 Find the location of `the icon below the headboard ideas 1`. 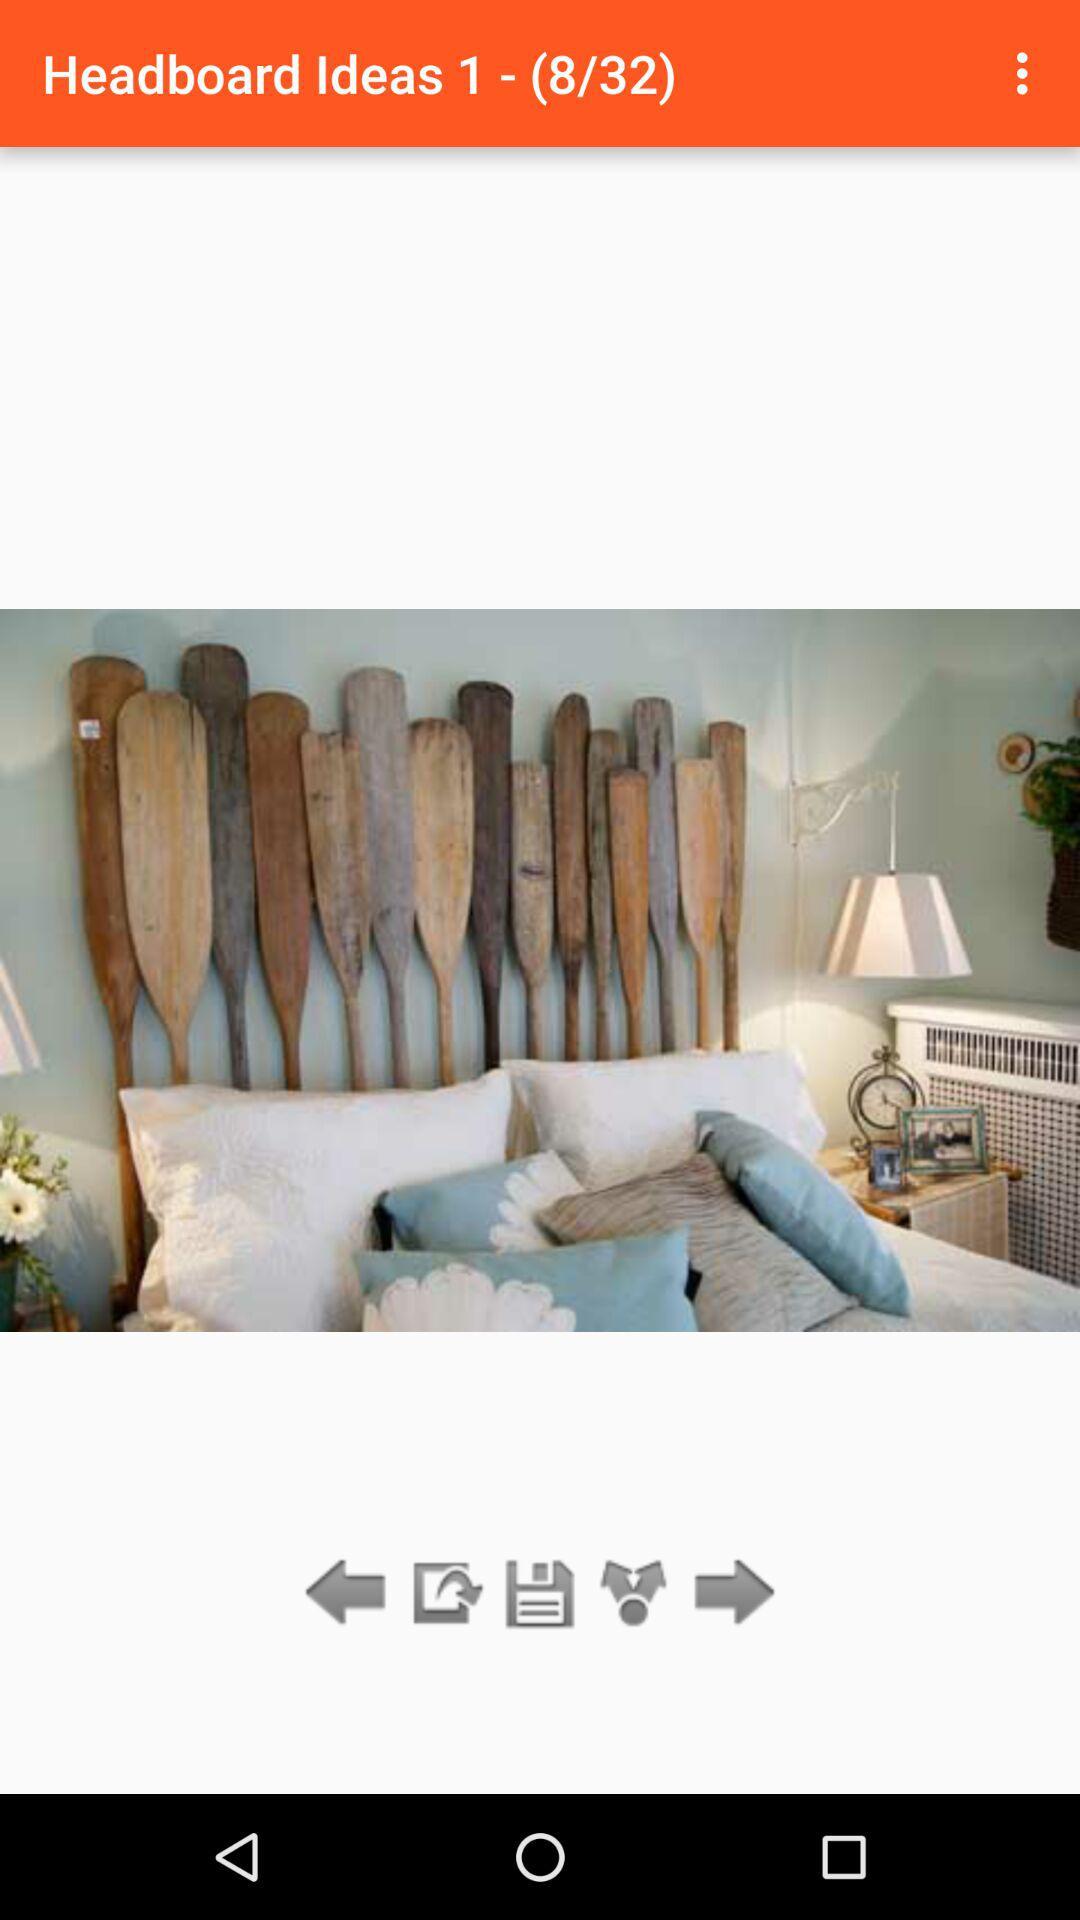

the icon below the headboard ideas 1 is located at coordinates (444, 1593).